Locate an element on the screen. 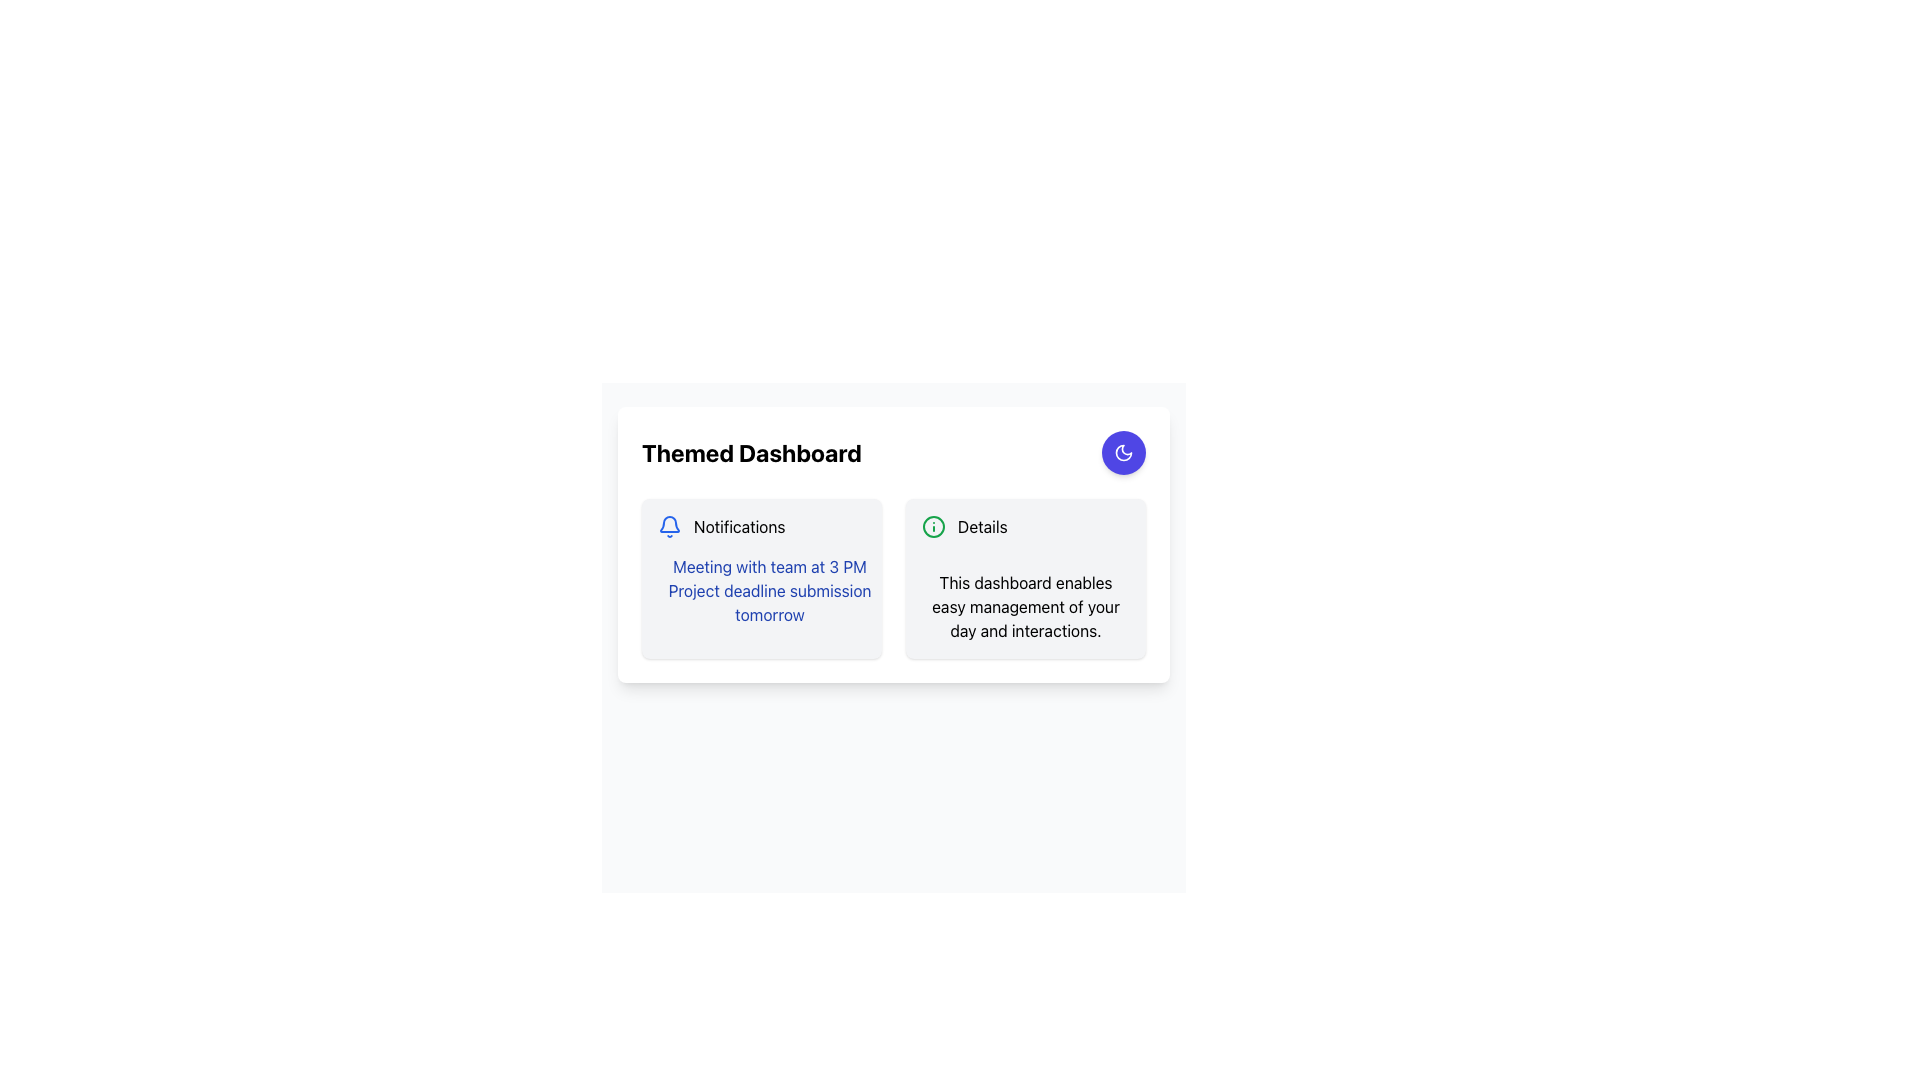 The width and height of the screenshot is (1920, 1080). the circular SVG element with a green outline and white background, part of the 'Details' section icon on the dashboard interface is located at coordinates (933, 526).